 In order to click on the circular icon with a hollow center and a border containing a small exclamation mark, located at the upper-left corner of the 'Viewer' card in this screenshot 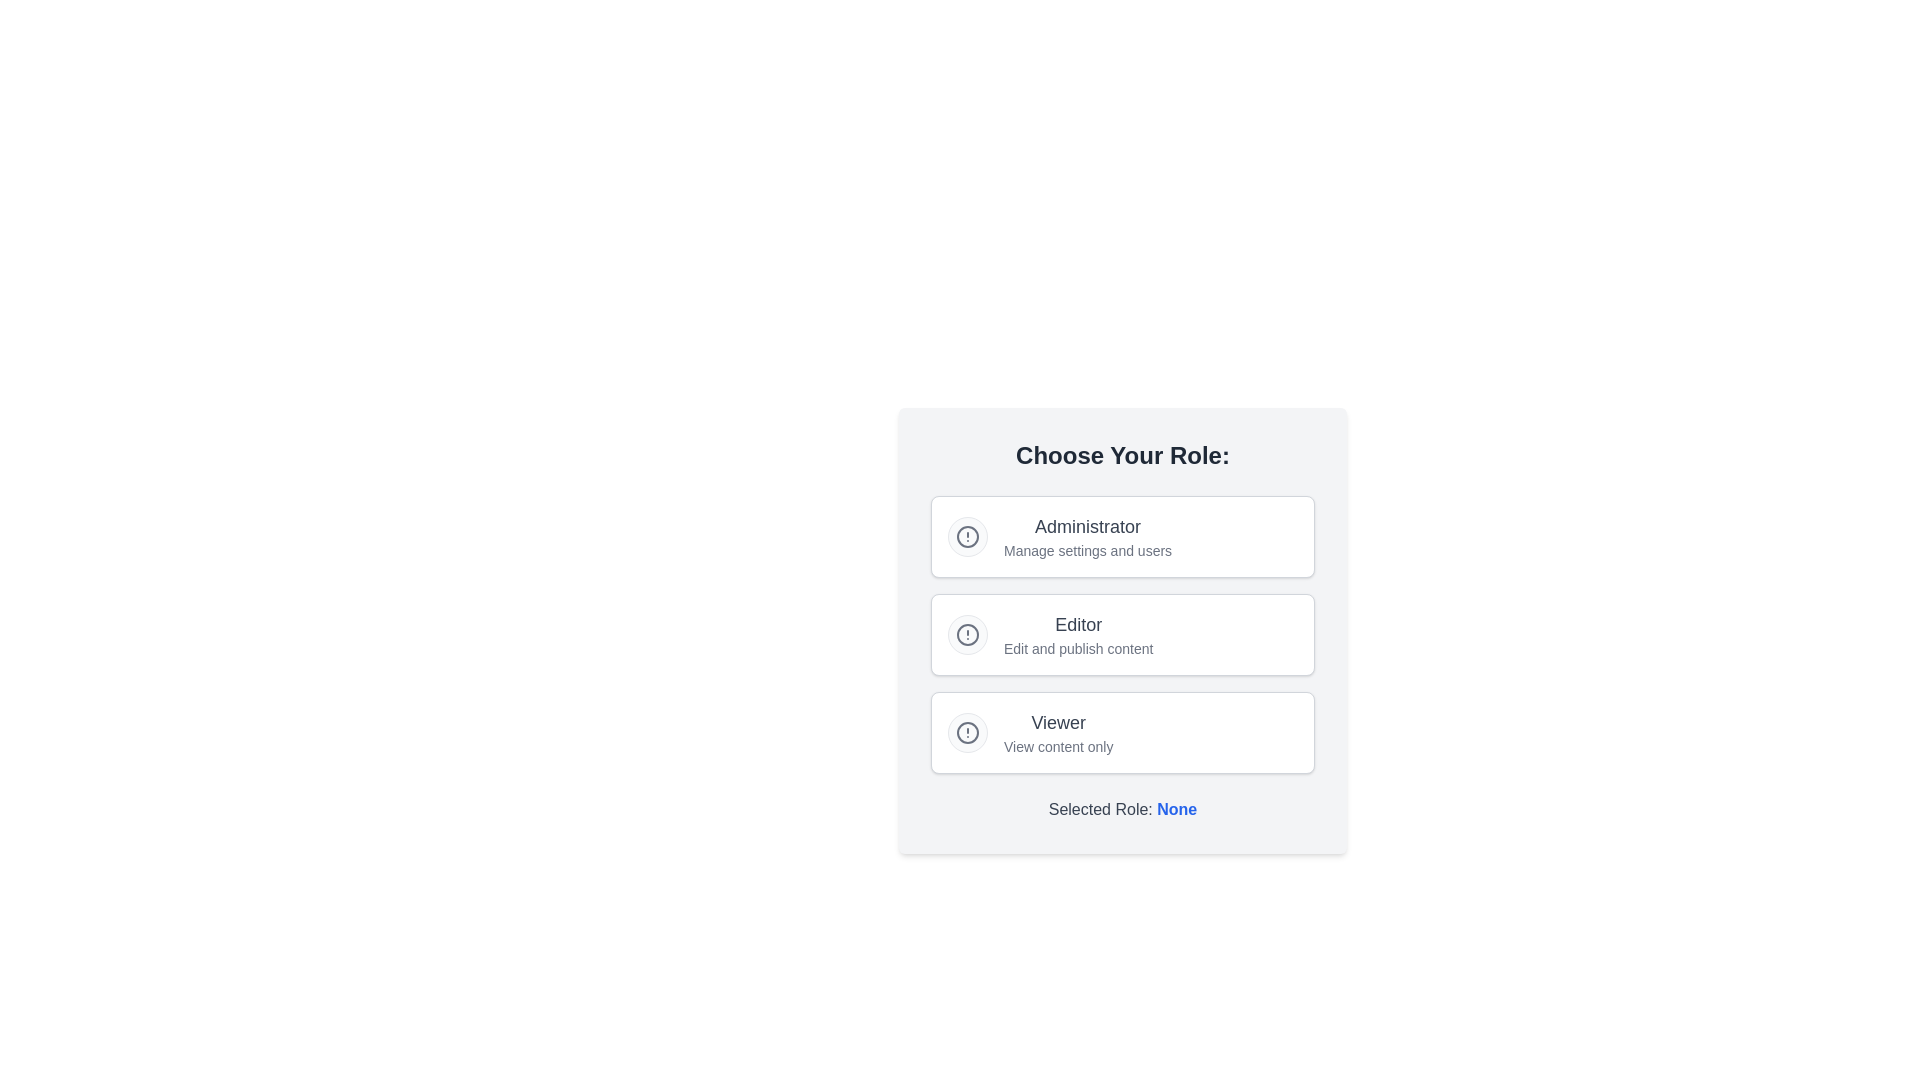, I will do `click(968, 732)`.